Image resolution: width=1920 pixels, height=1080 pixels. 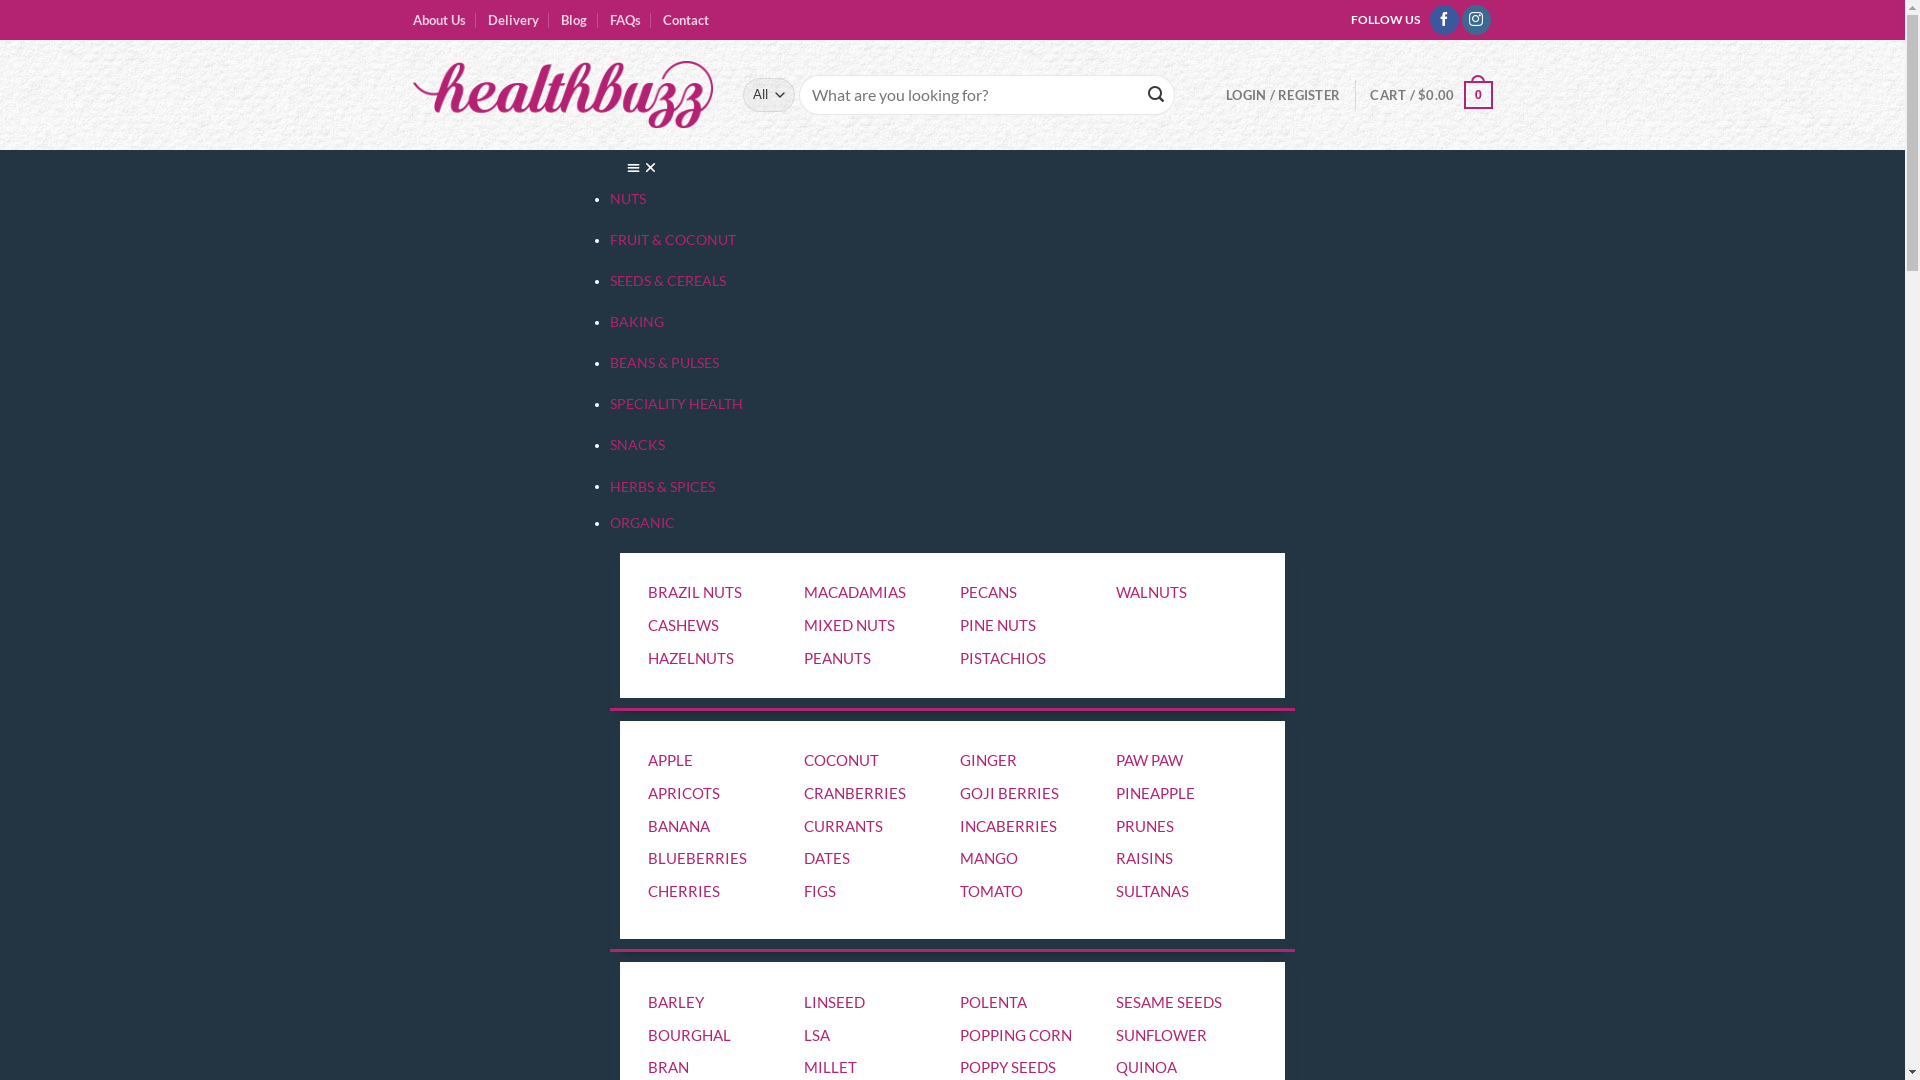 I want to click on 'WALNUTS', so click(x=1151, y=590).